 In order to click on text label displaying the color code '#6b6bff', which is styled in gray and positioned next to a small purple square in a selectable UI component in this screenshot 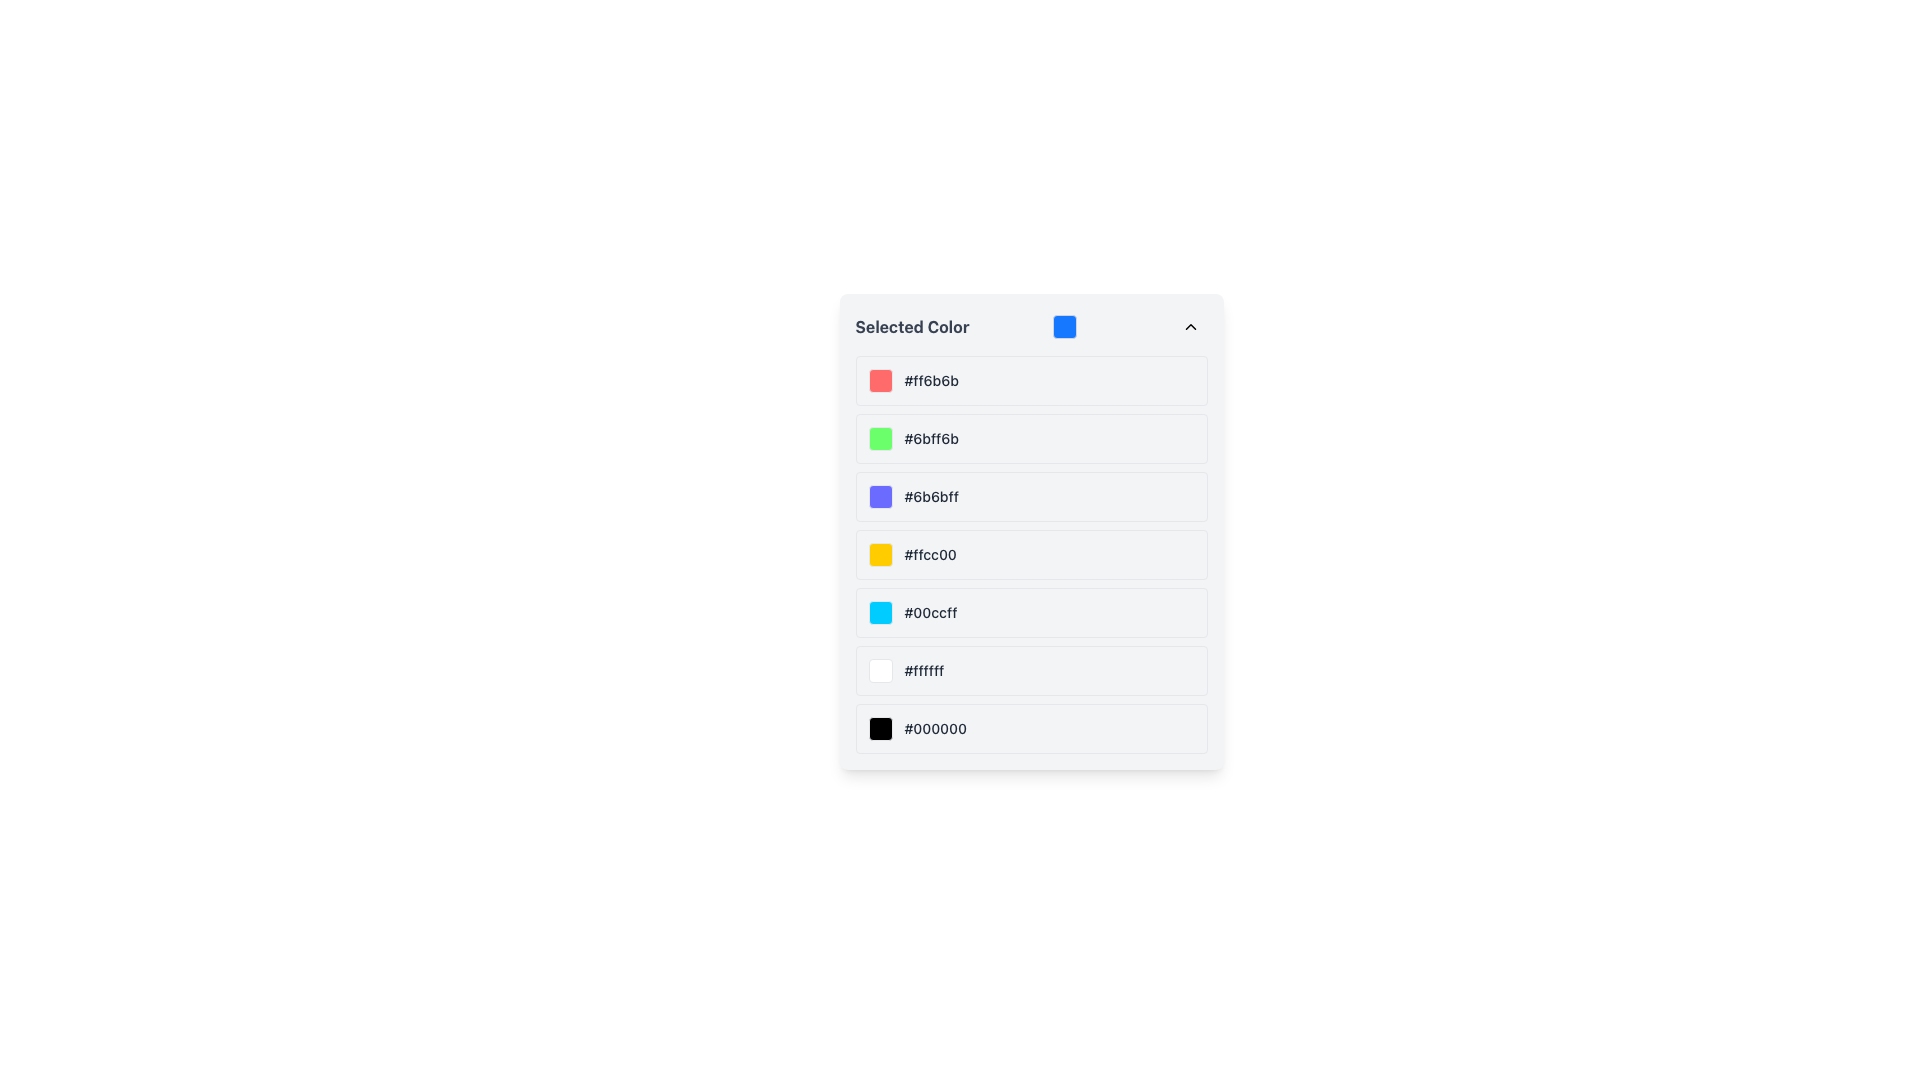, I will do `click(930, 496)`.